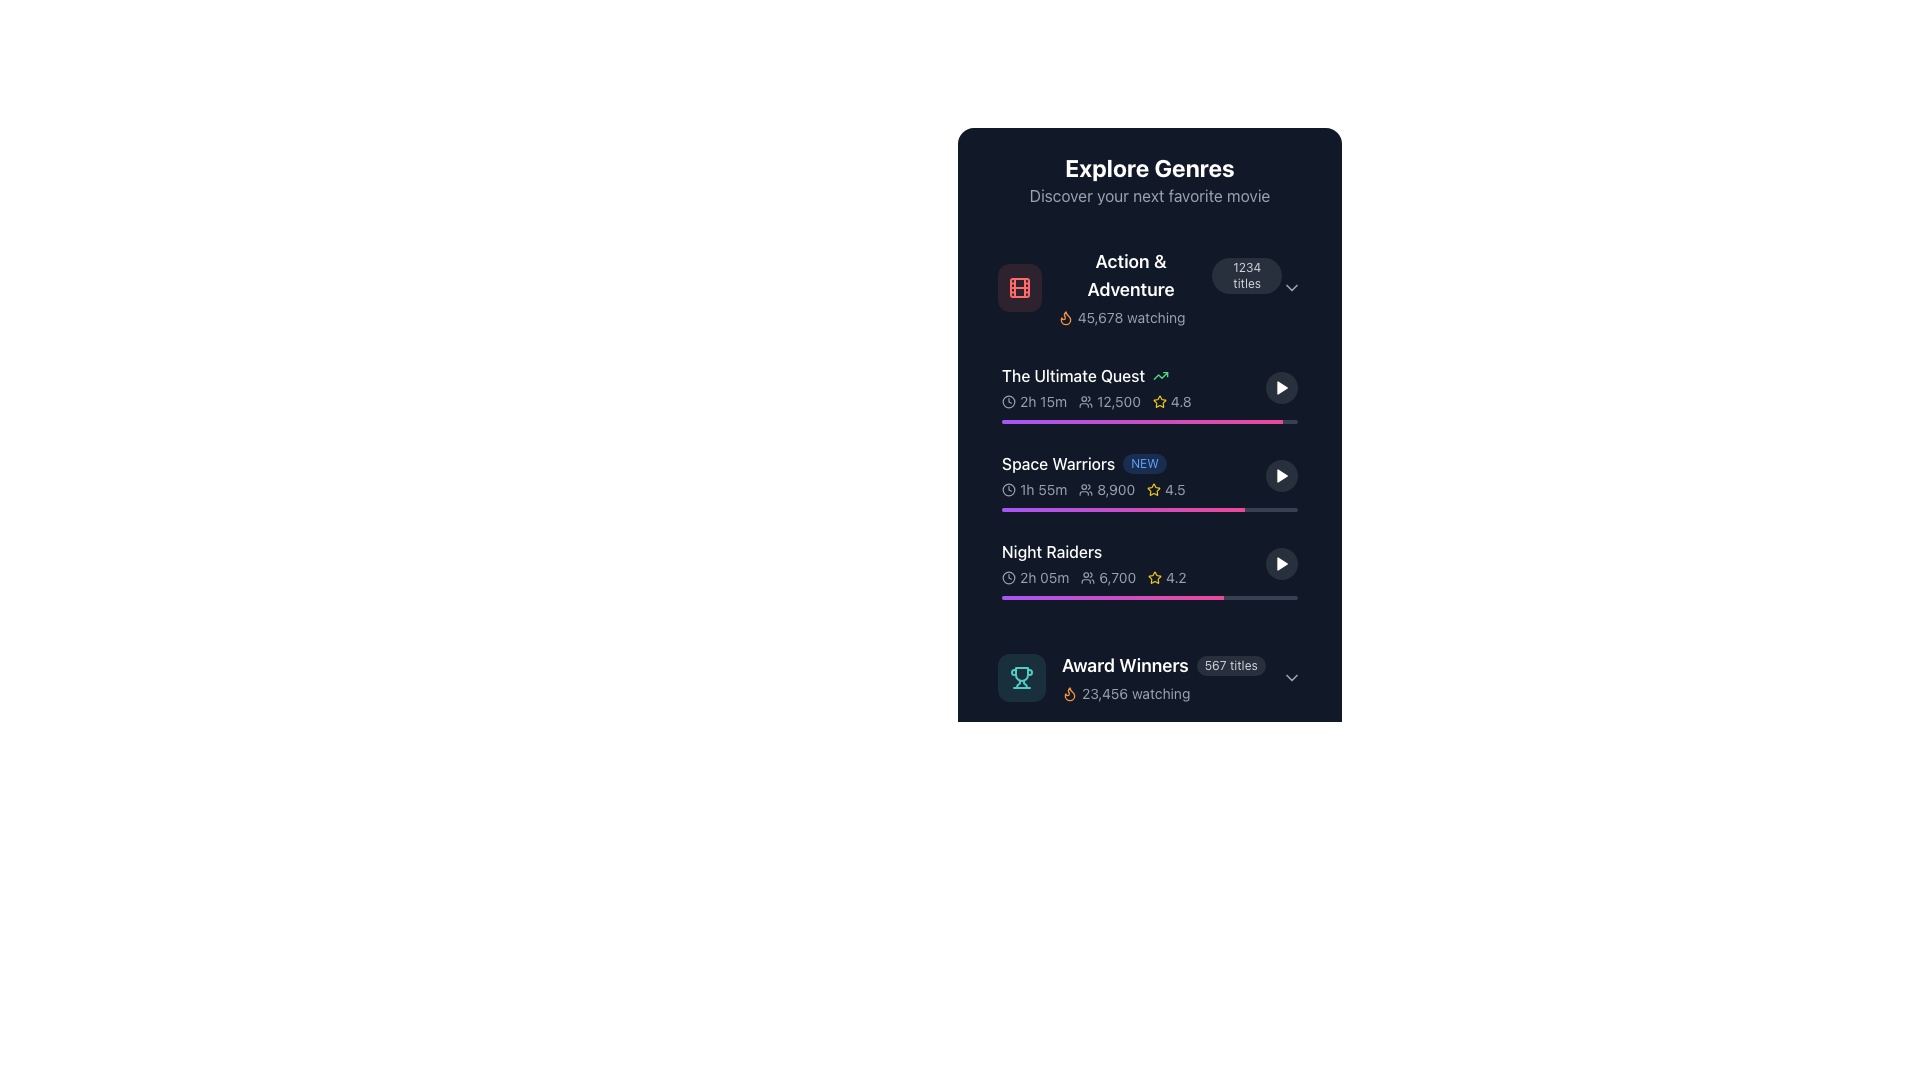  I want to click on the static text label displaying the number of viewers or participants for the 'Night Raiders' item, located under the 'Night Raiders' section of the interface, so click(1107, 578).